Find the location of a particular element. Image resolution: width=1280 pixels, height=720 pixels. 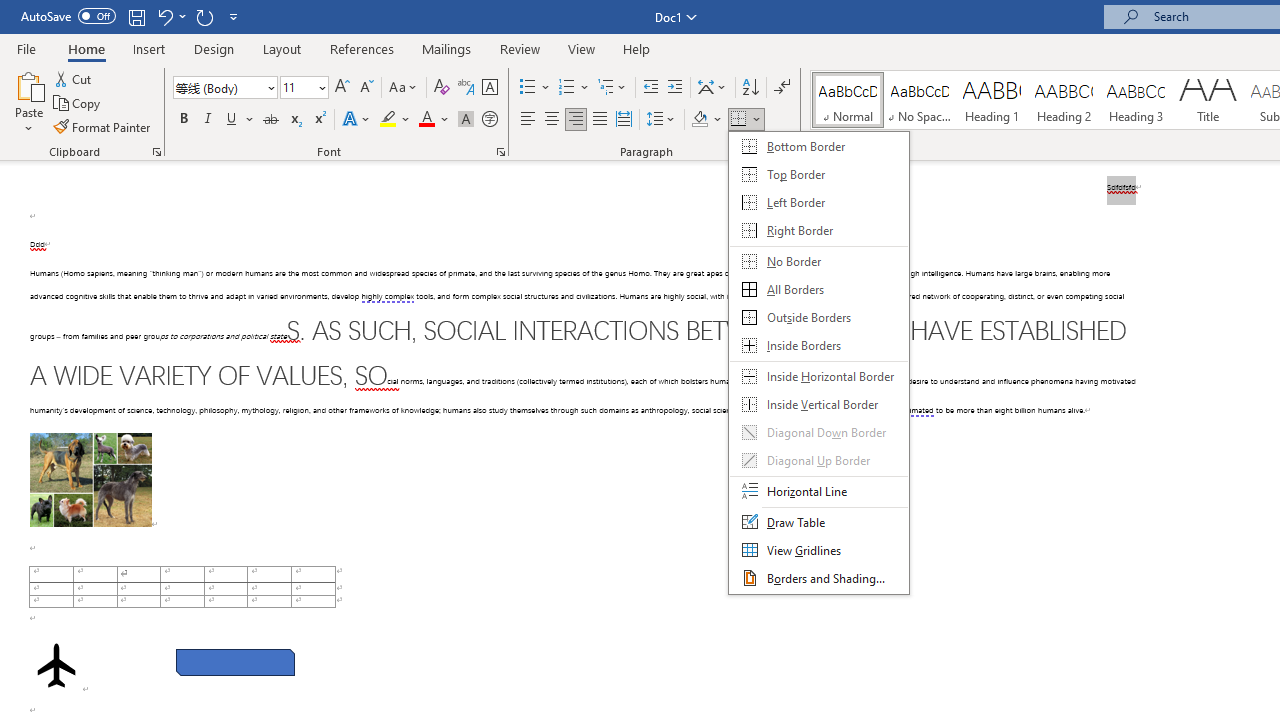

'Design' is located at coordinates (214, 48).